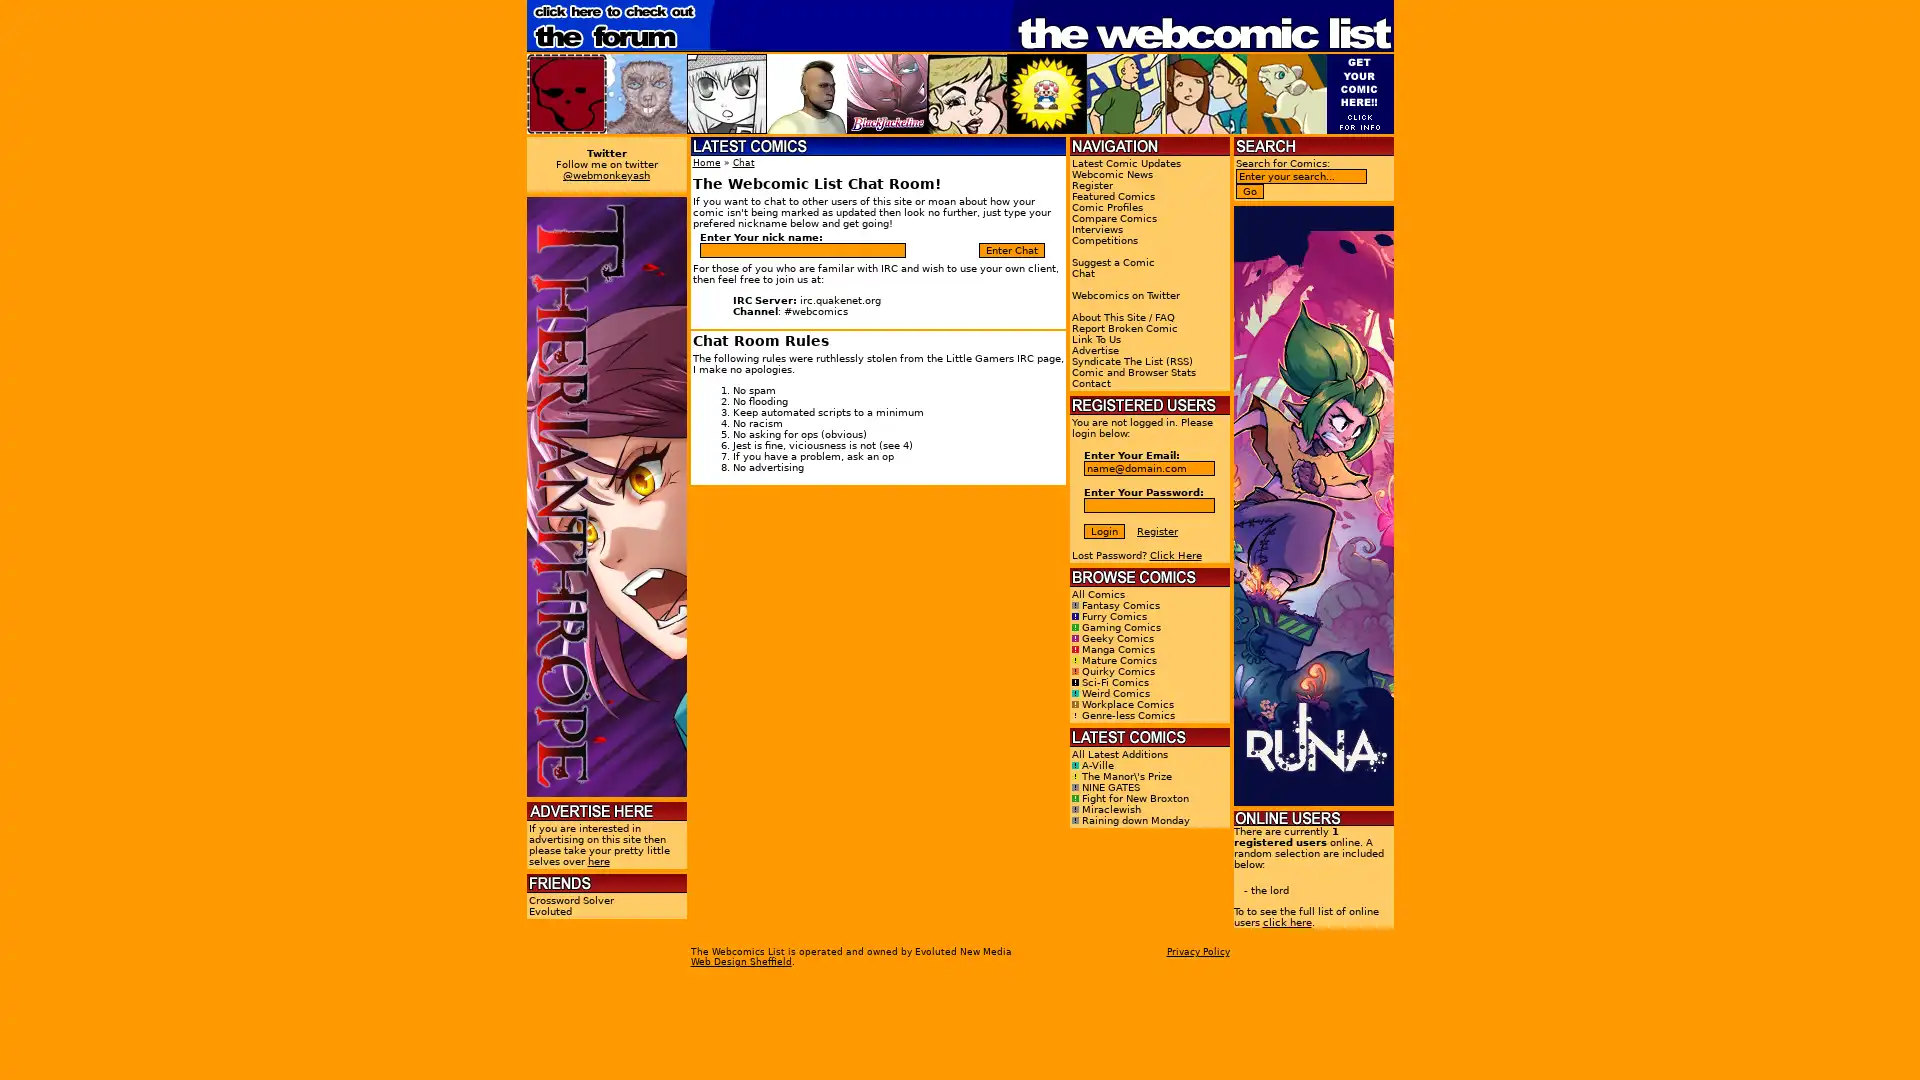  What do you see at coordinates (1247, 191) in the screenshot?
I see `Go` at bounding box center [1247, 191].